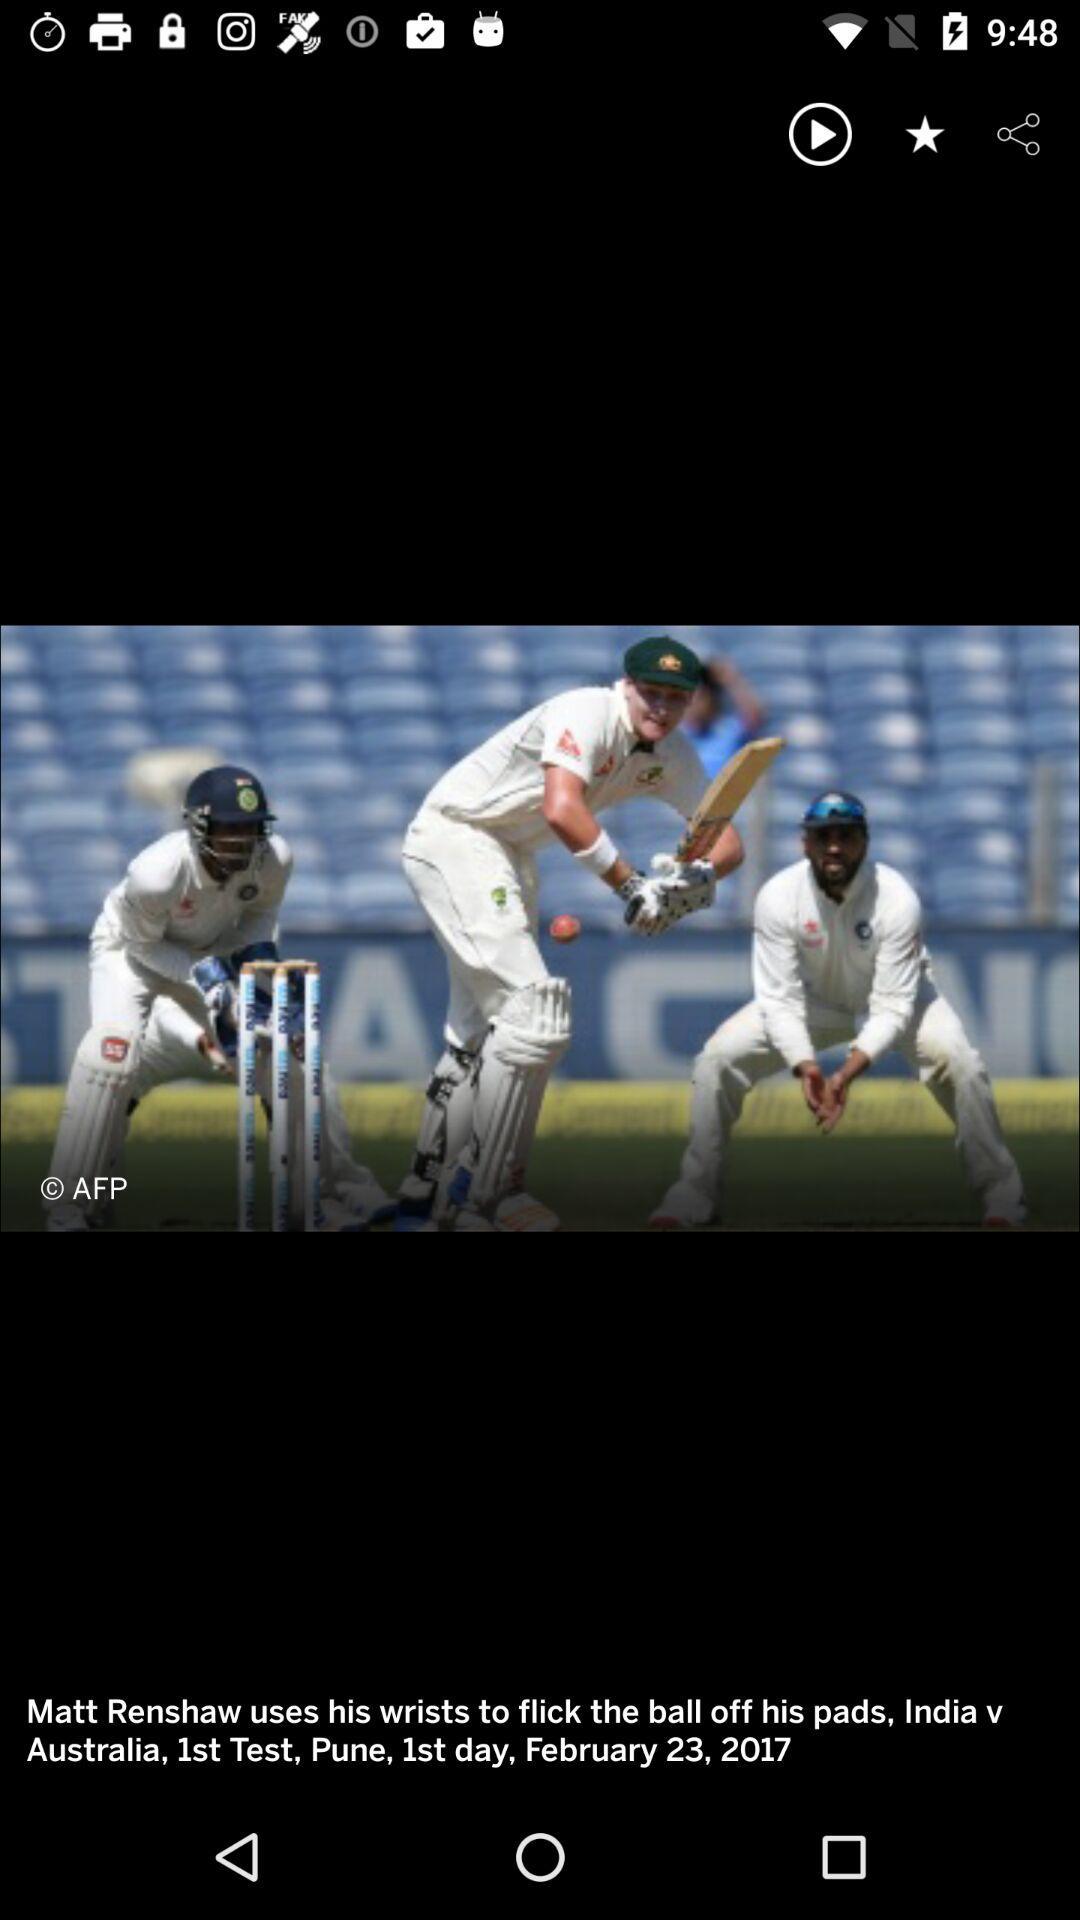  I want to click on share the article, so click(1018, 133).